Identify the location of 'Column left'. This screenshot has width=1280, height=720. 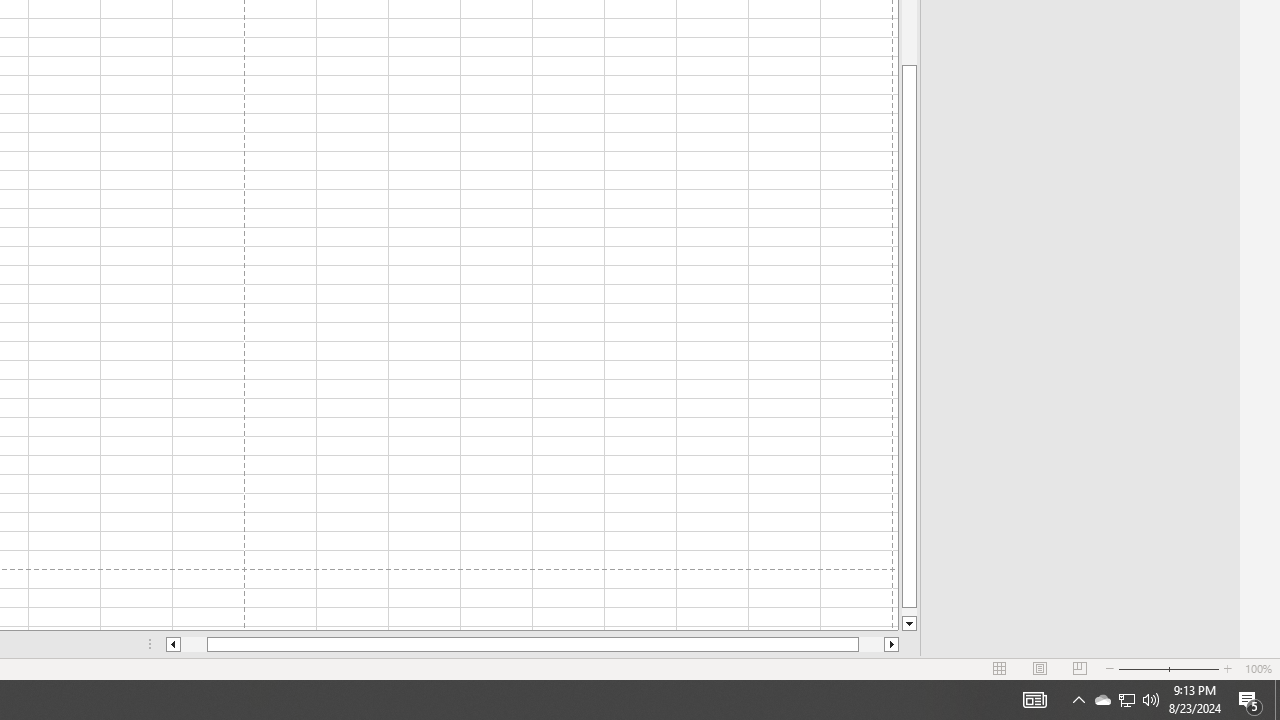
(172, 644).